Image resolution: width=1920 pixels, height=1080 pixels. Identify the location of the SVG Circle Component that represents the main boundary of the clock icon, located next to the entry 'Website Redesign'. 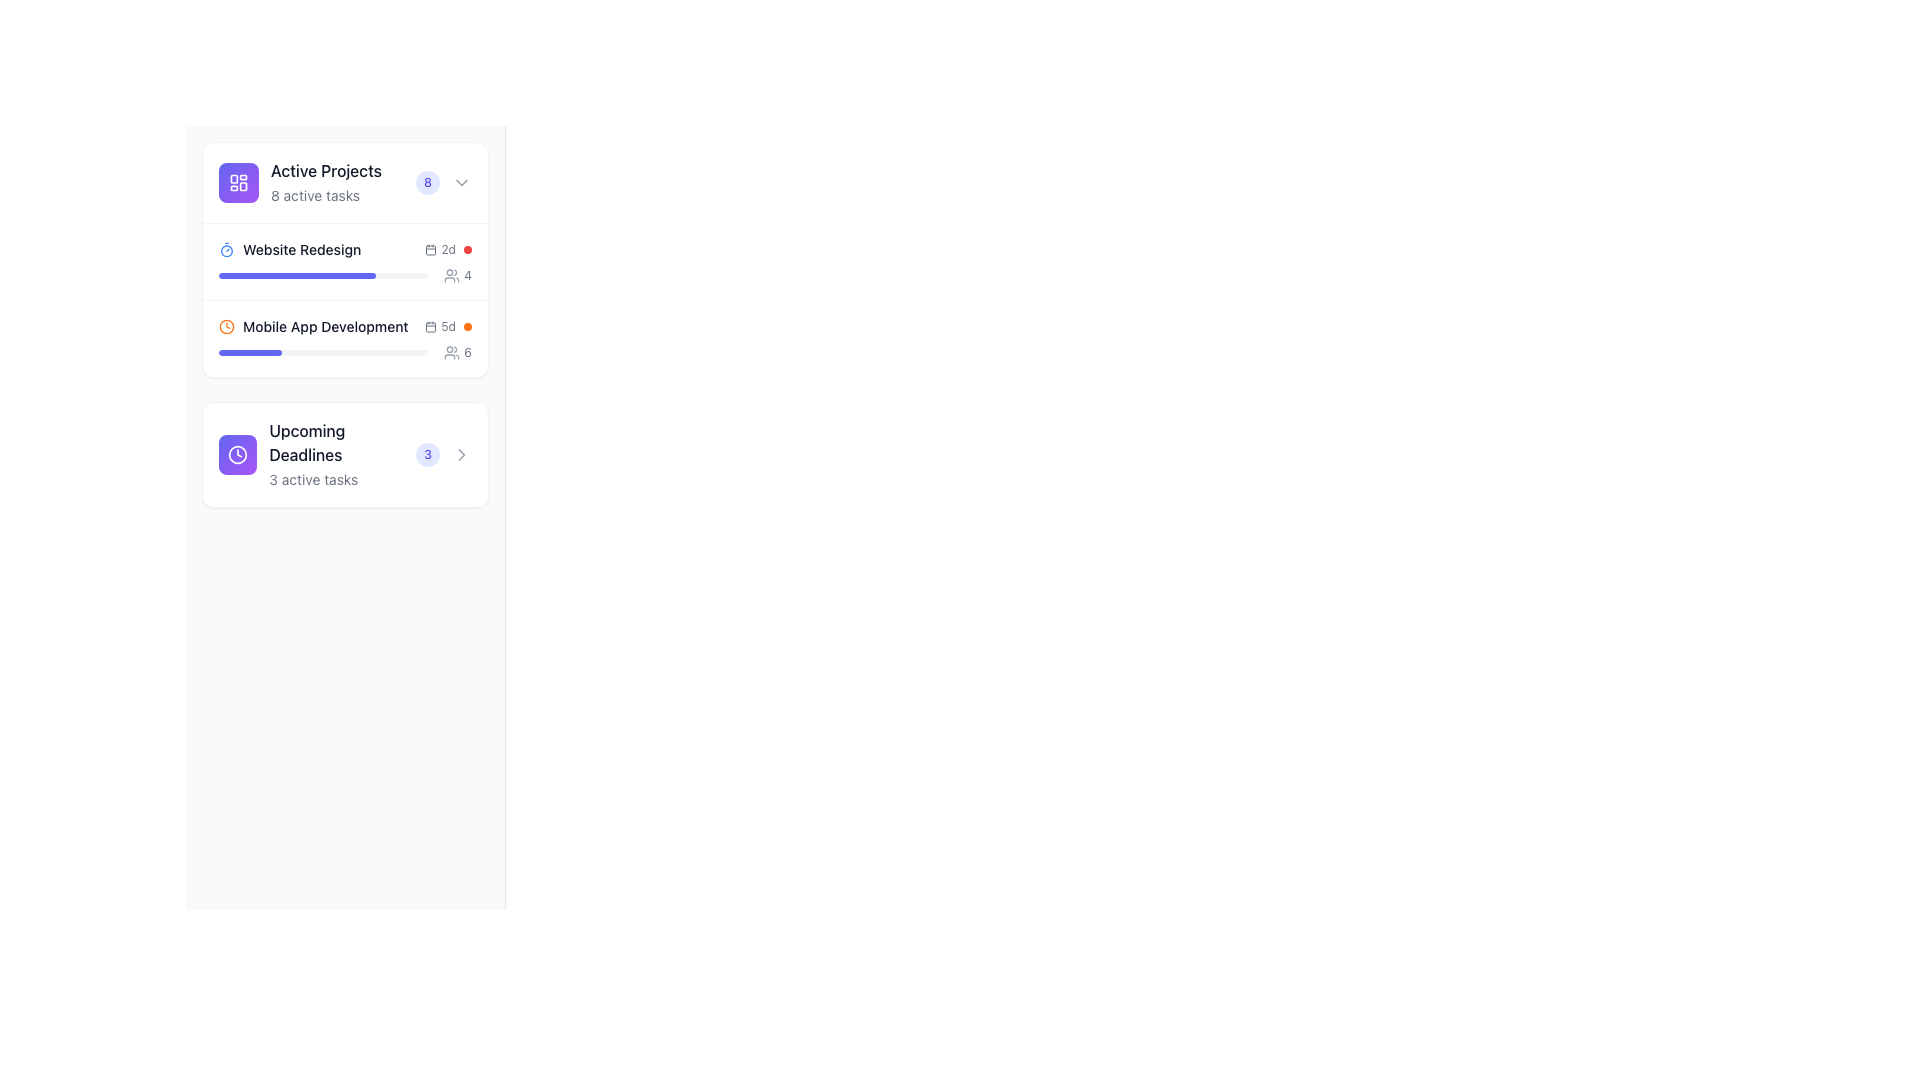
(238, 455).